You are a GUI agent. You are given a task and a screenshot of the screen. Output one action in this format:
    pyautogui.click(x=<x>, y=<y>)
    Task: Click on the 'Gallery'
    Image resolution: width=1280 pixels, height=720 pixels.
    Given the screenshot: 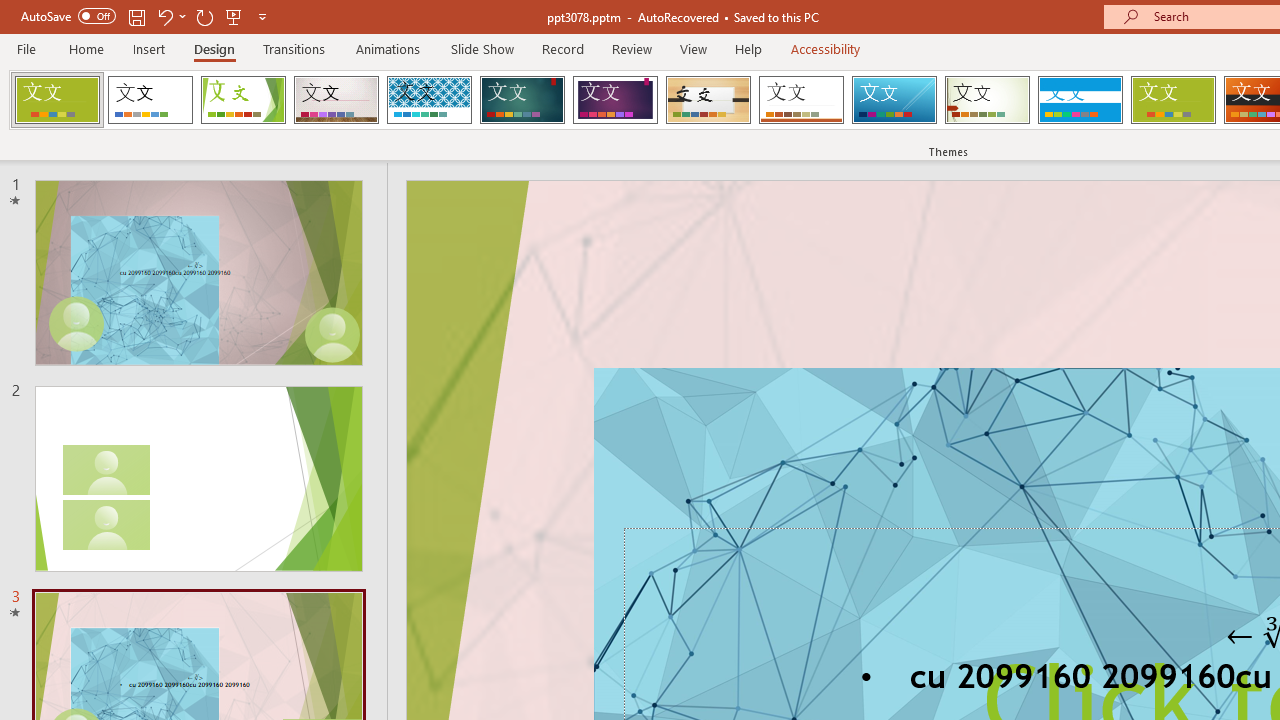 What is the action you would take?
    pyautogui.click(x=336, y=100)
    